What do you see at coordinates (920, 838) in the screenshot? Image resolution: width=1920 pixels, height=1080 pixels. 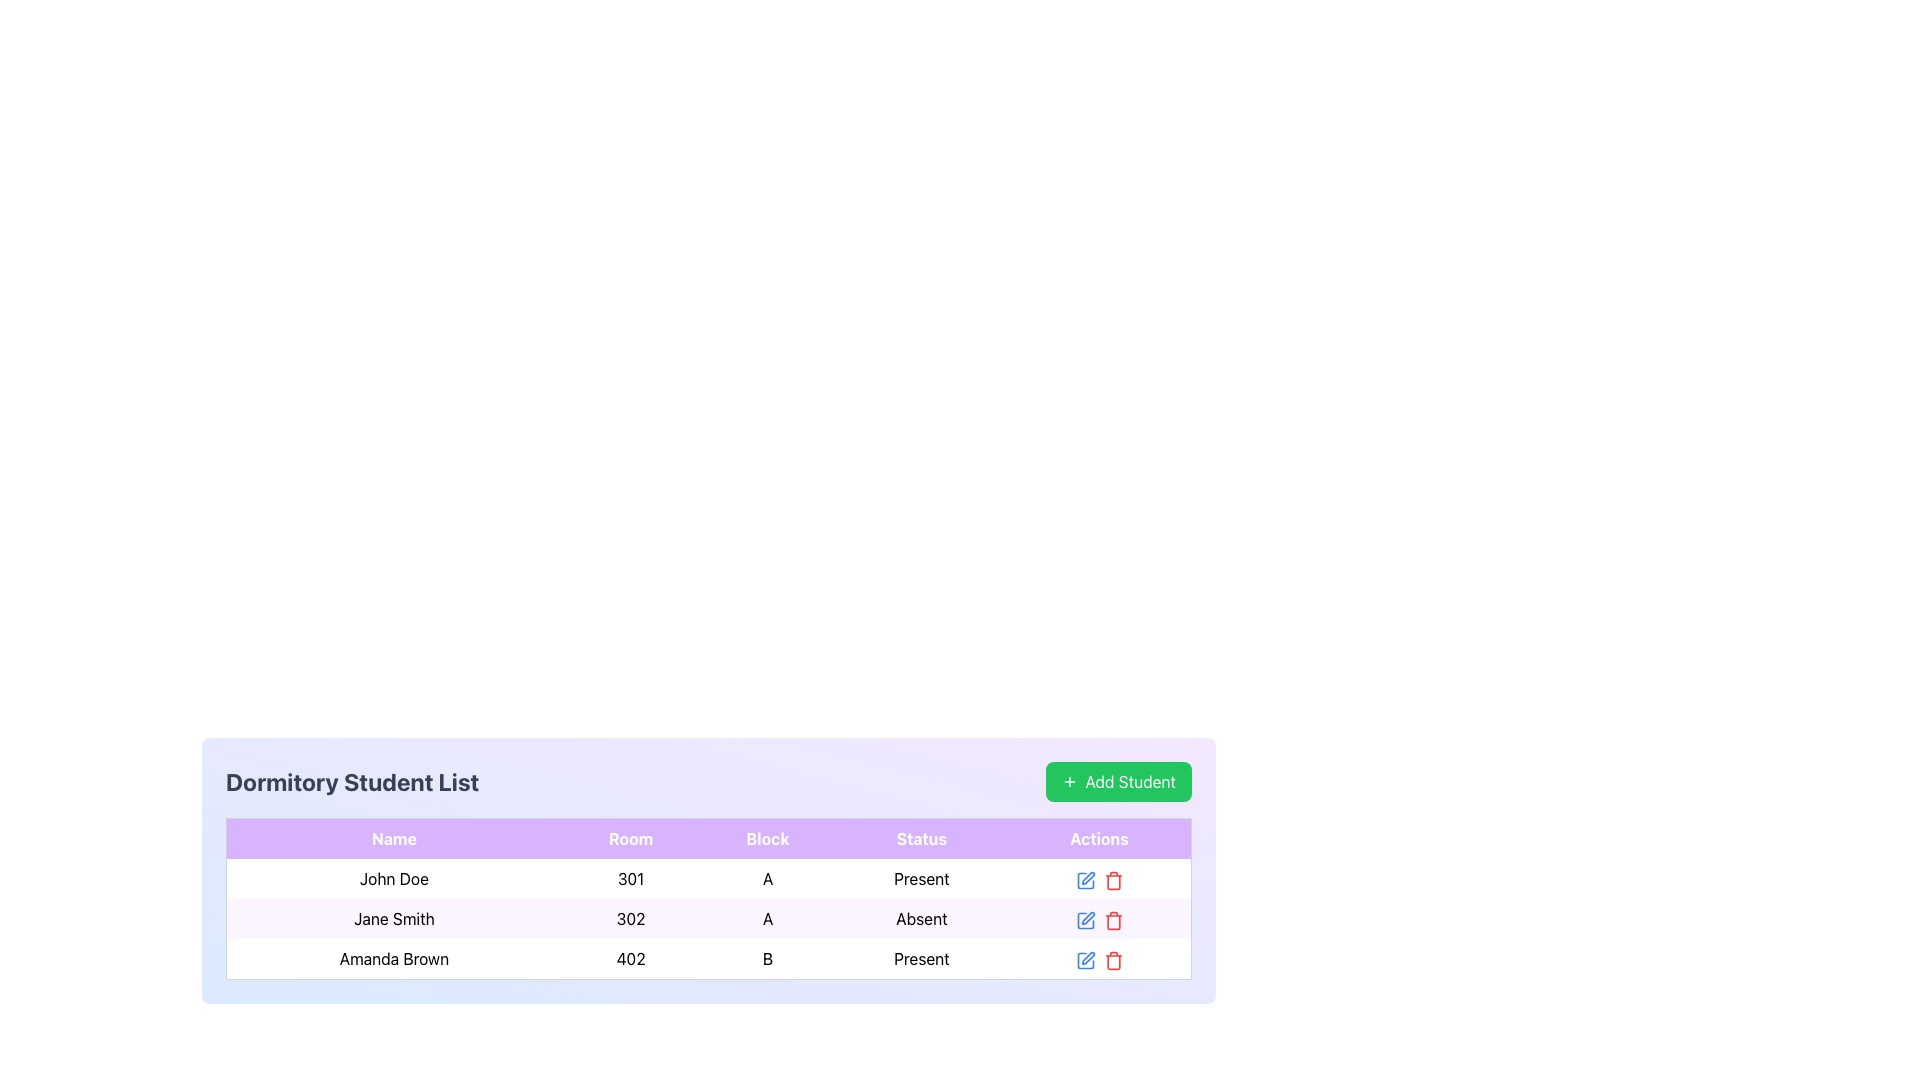 I see `the header label for the 'Status' column in the table, which is located in the fourth column, between 'Block' and 'Actions'` at bounding box center [920, 838].